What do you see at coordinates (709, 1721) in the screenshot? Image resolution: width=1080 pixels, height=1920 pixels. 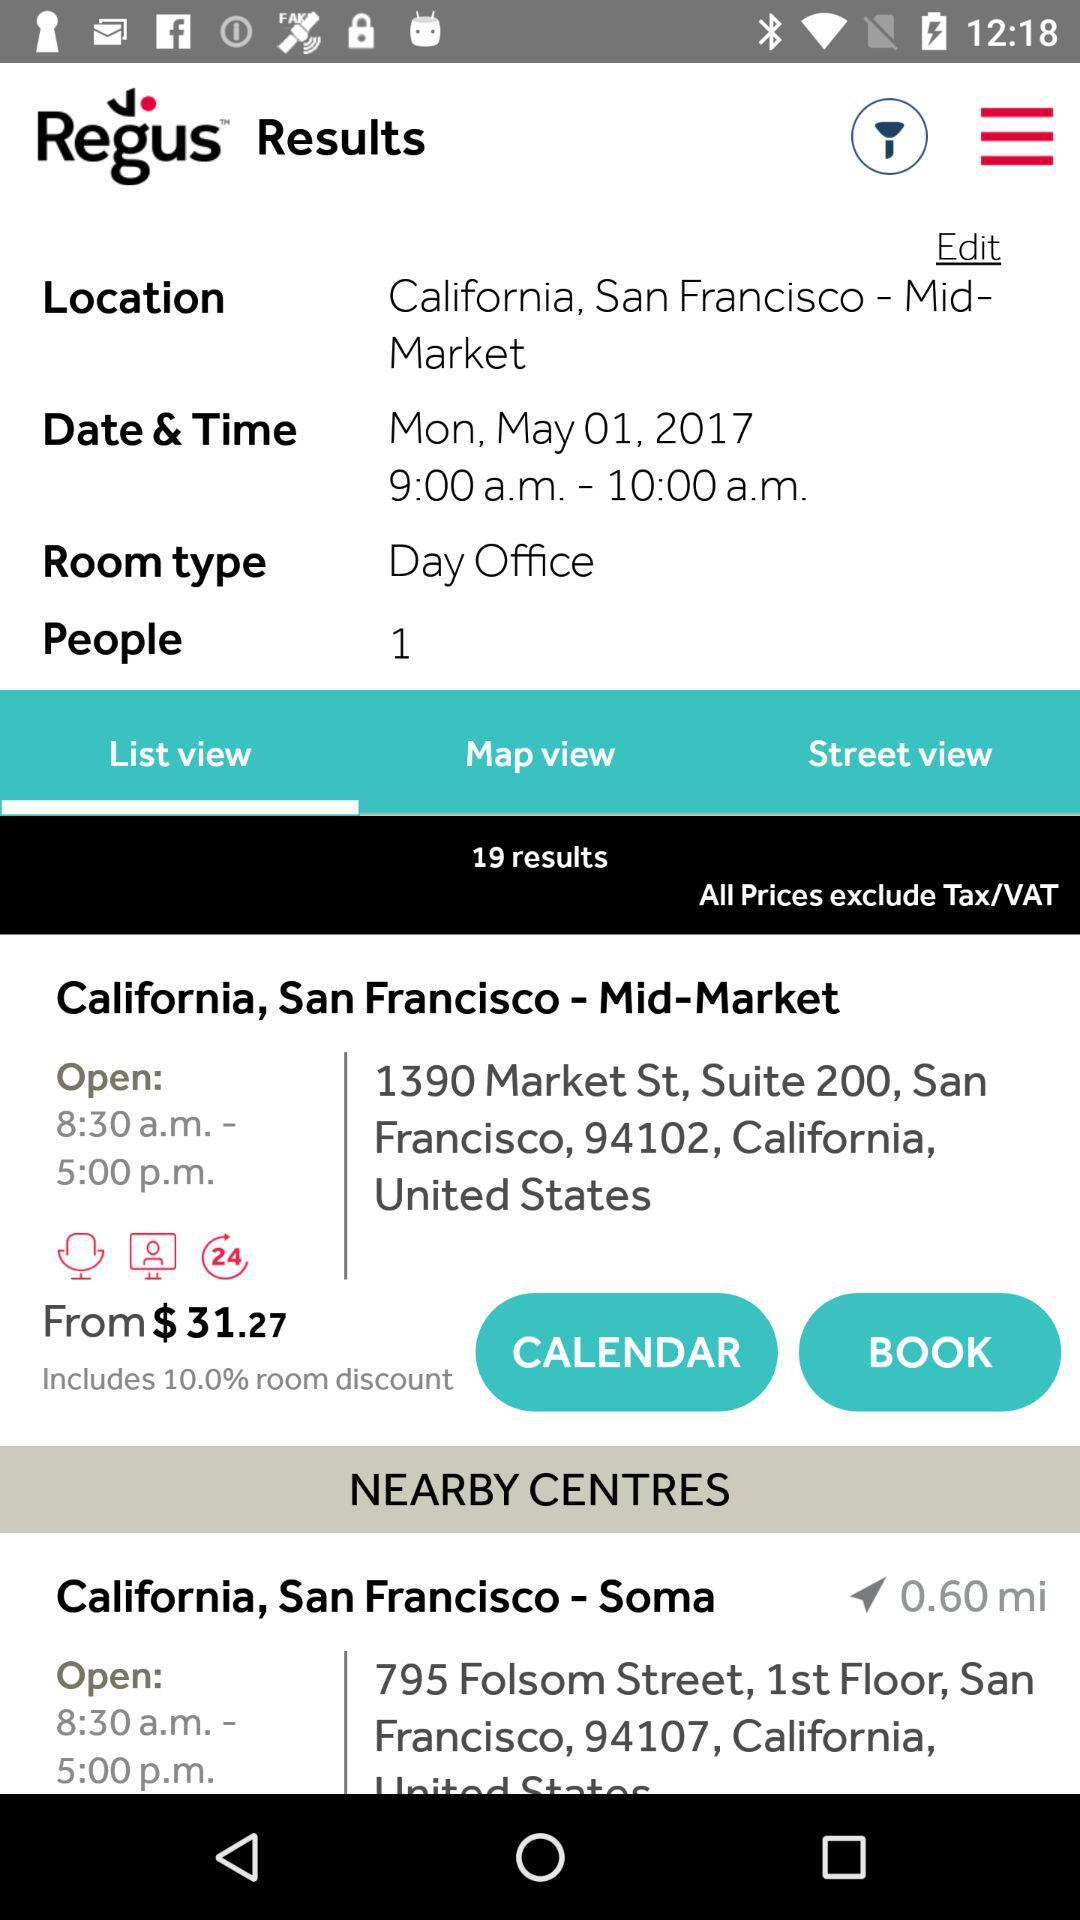 I see `item below california san francisco item` at bounding box center [709, 1721].